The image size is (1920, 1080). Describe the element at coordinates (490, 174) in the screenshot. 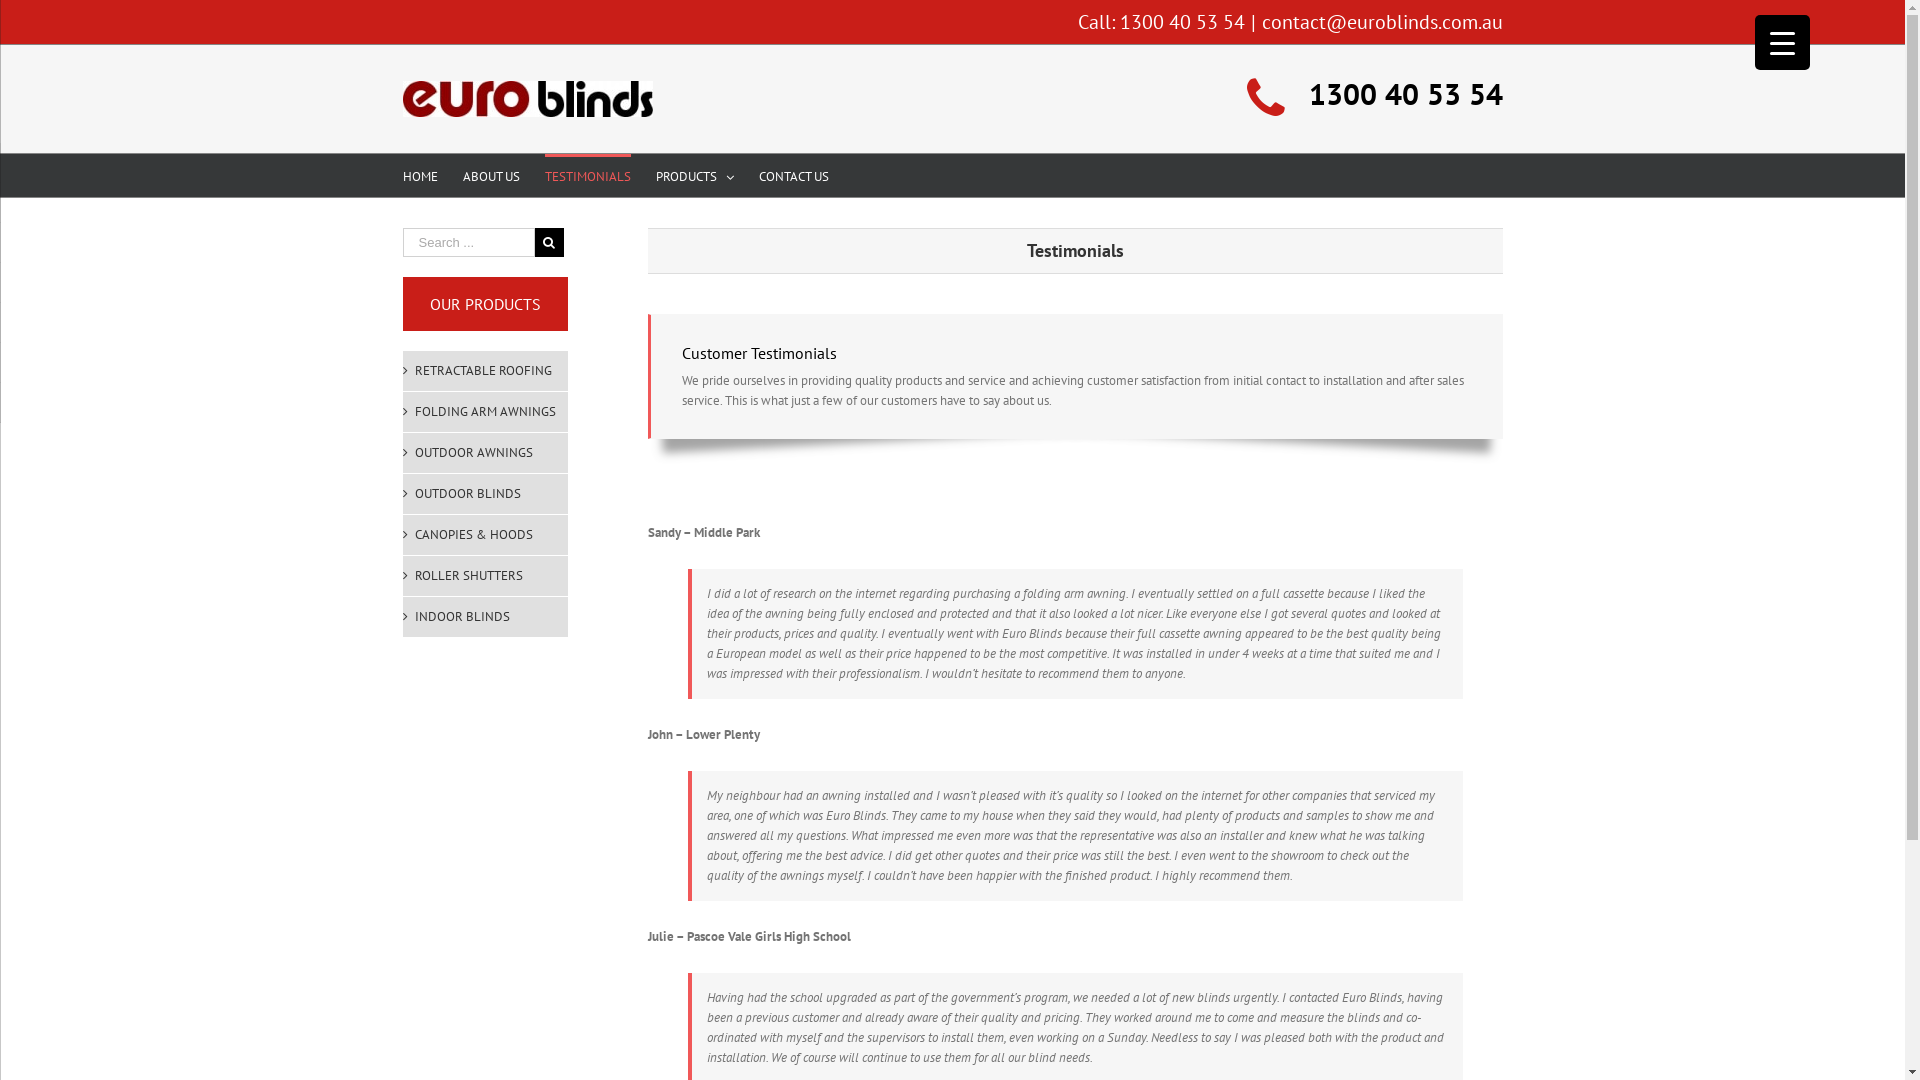

I see `'ABOUT US'` at that location.